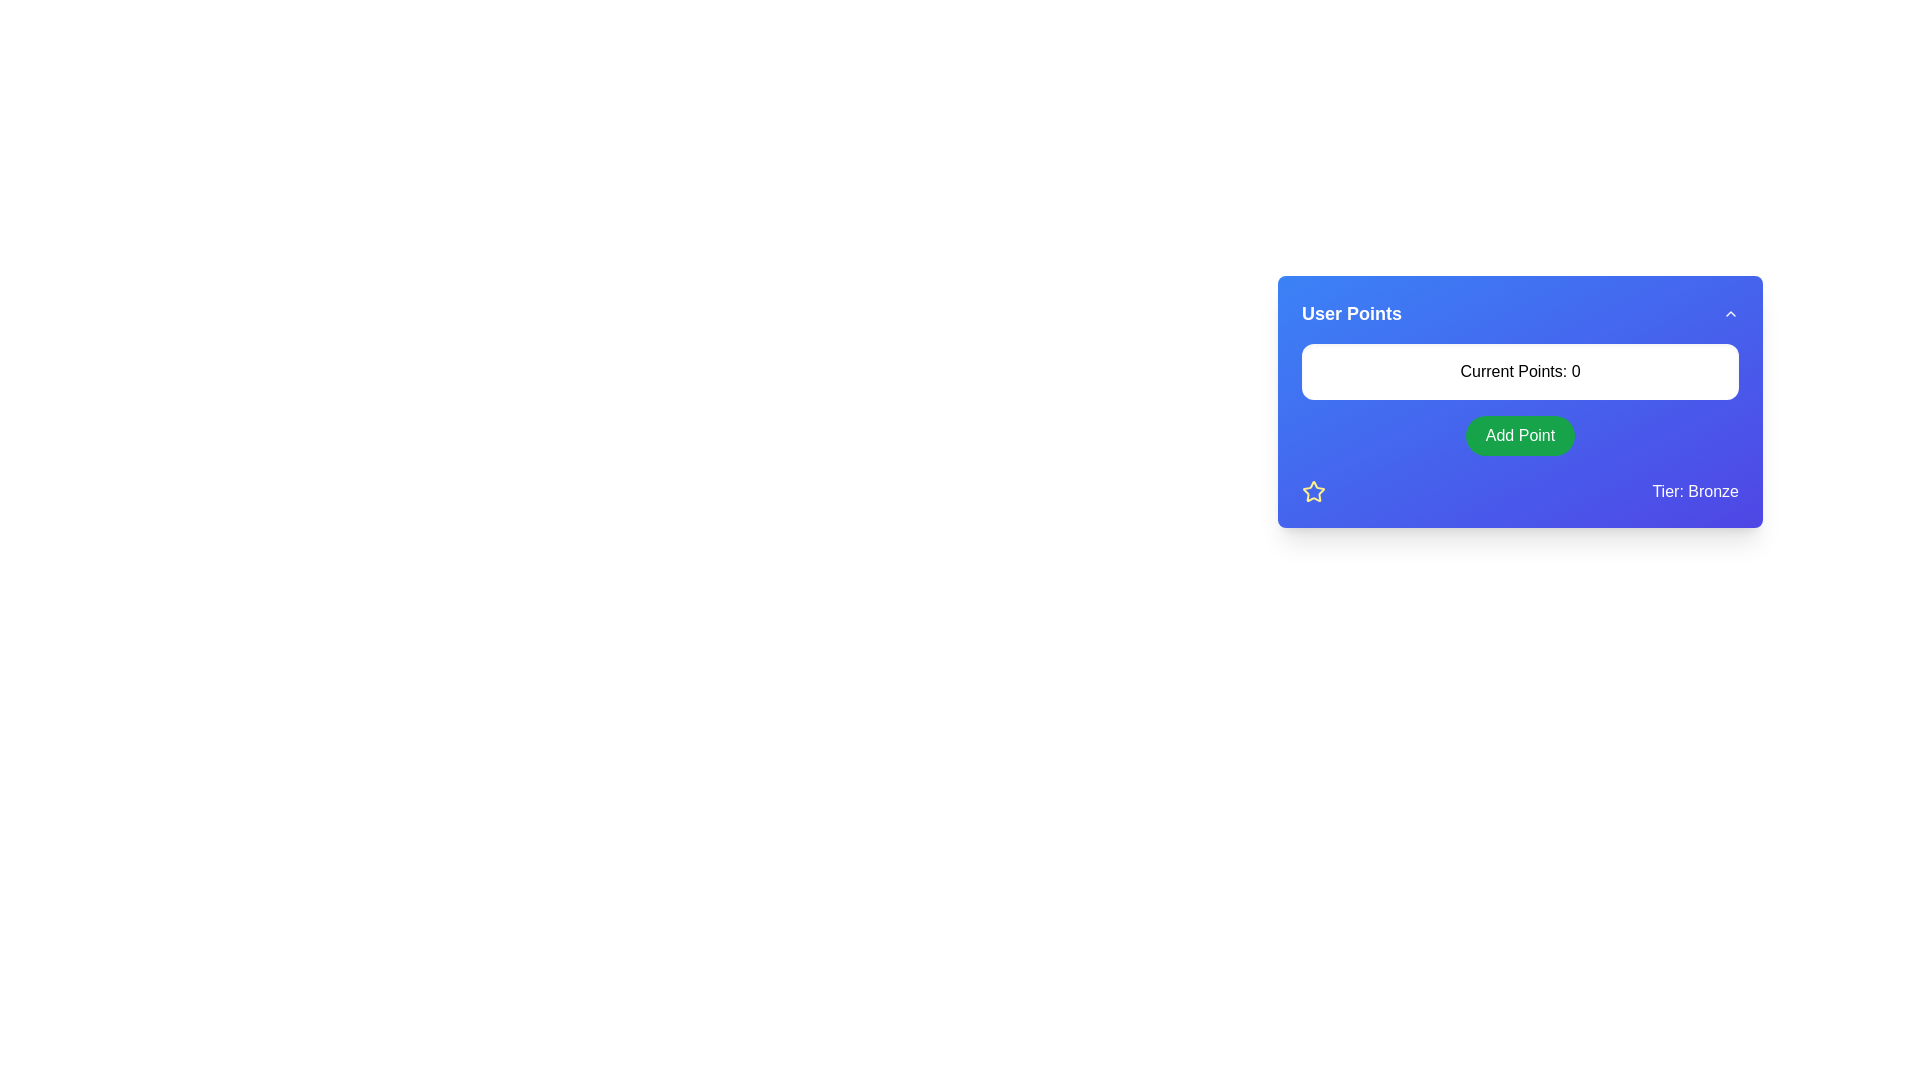 This screenshot has height=1080, width=1920. I want to click on the 'Add Point' button, which has a green background and white centered text, so click(1520, 450).